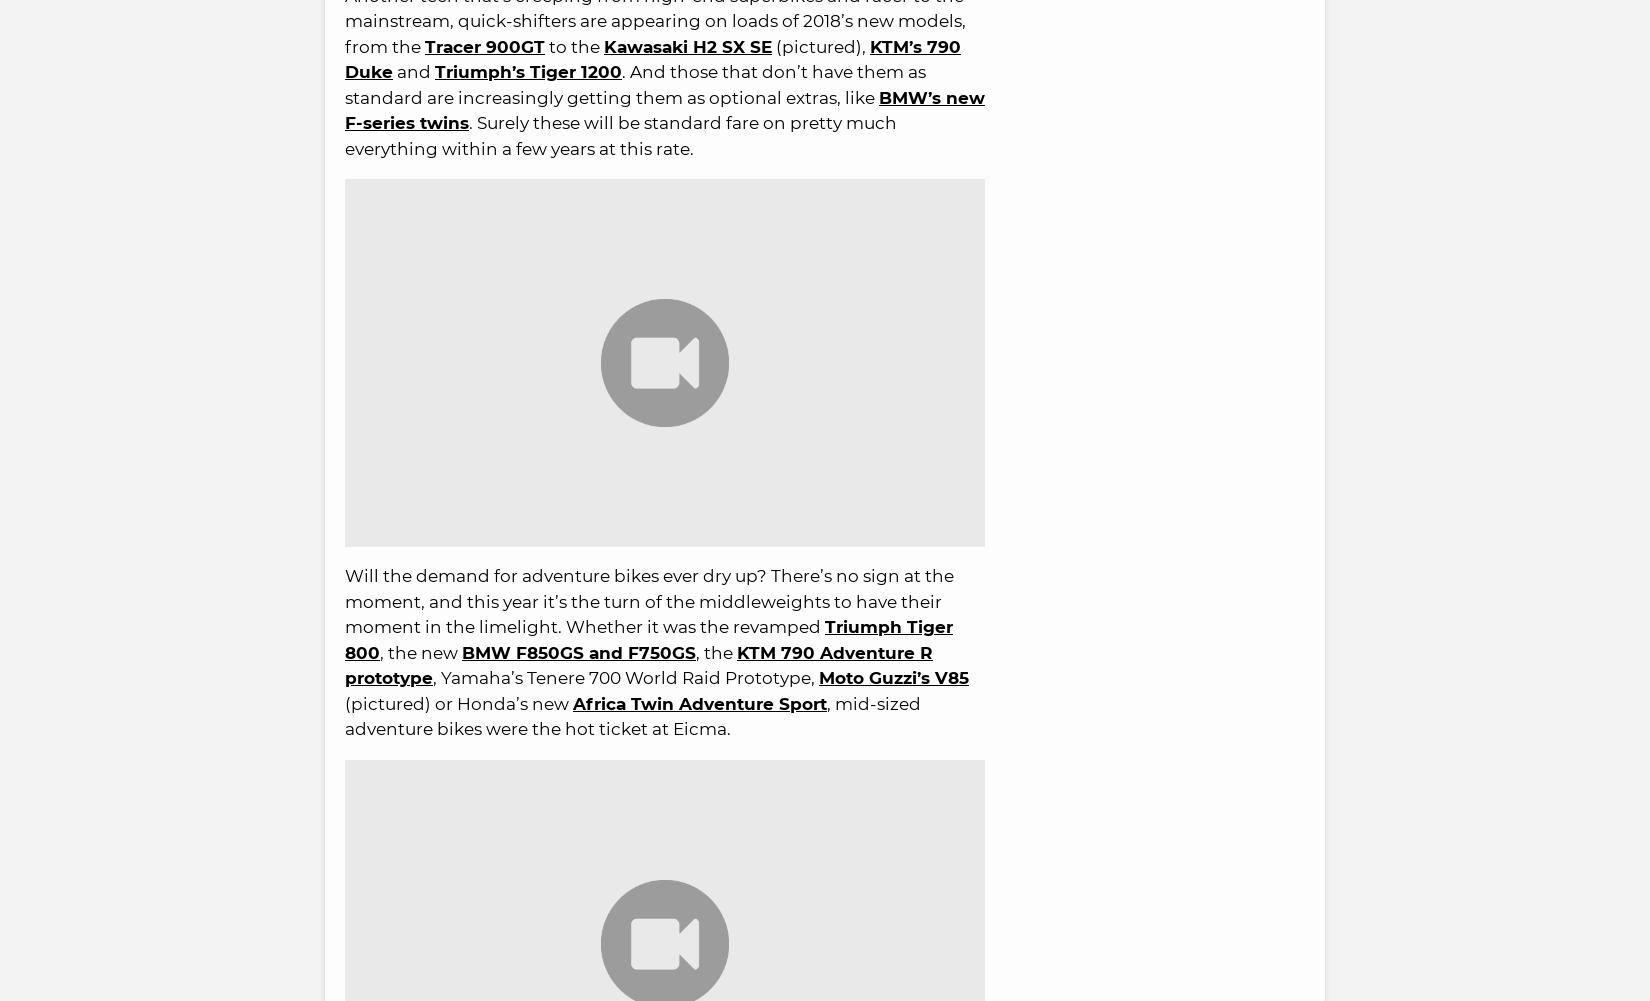  Describe the element at coordinates (420, 650) in the screenshot. I see `', the new'` at that location.